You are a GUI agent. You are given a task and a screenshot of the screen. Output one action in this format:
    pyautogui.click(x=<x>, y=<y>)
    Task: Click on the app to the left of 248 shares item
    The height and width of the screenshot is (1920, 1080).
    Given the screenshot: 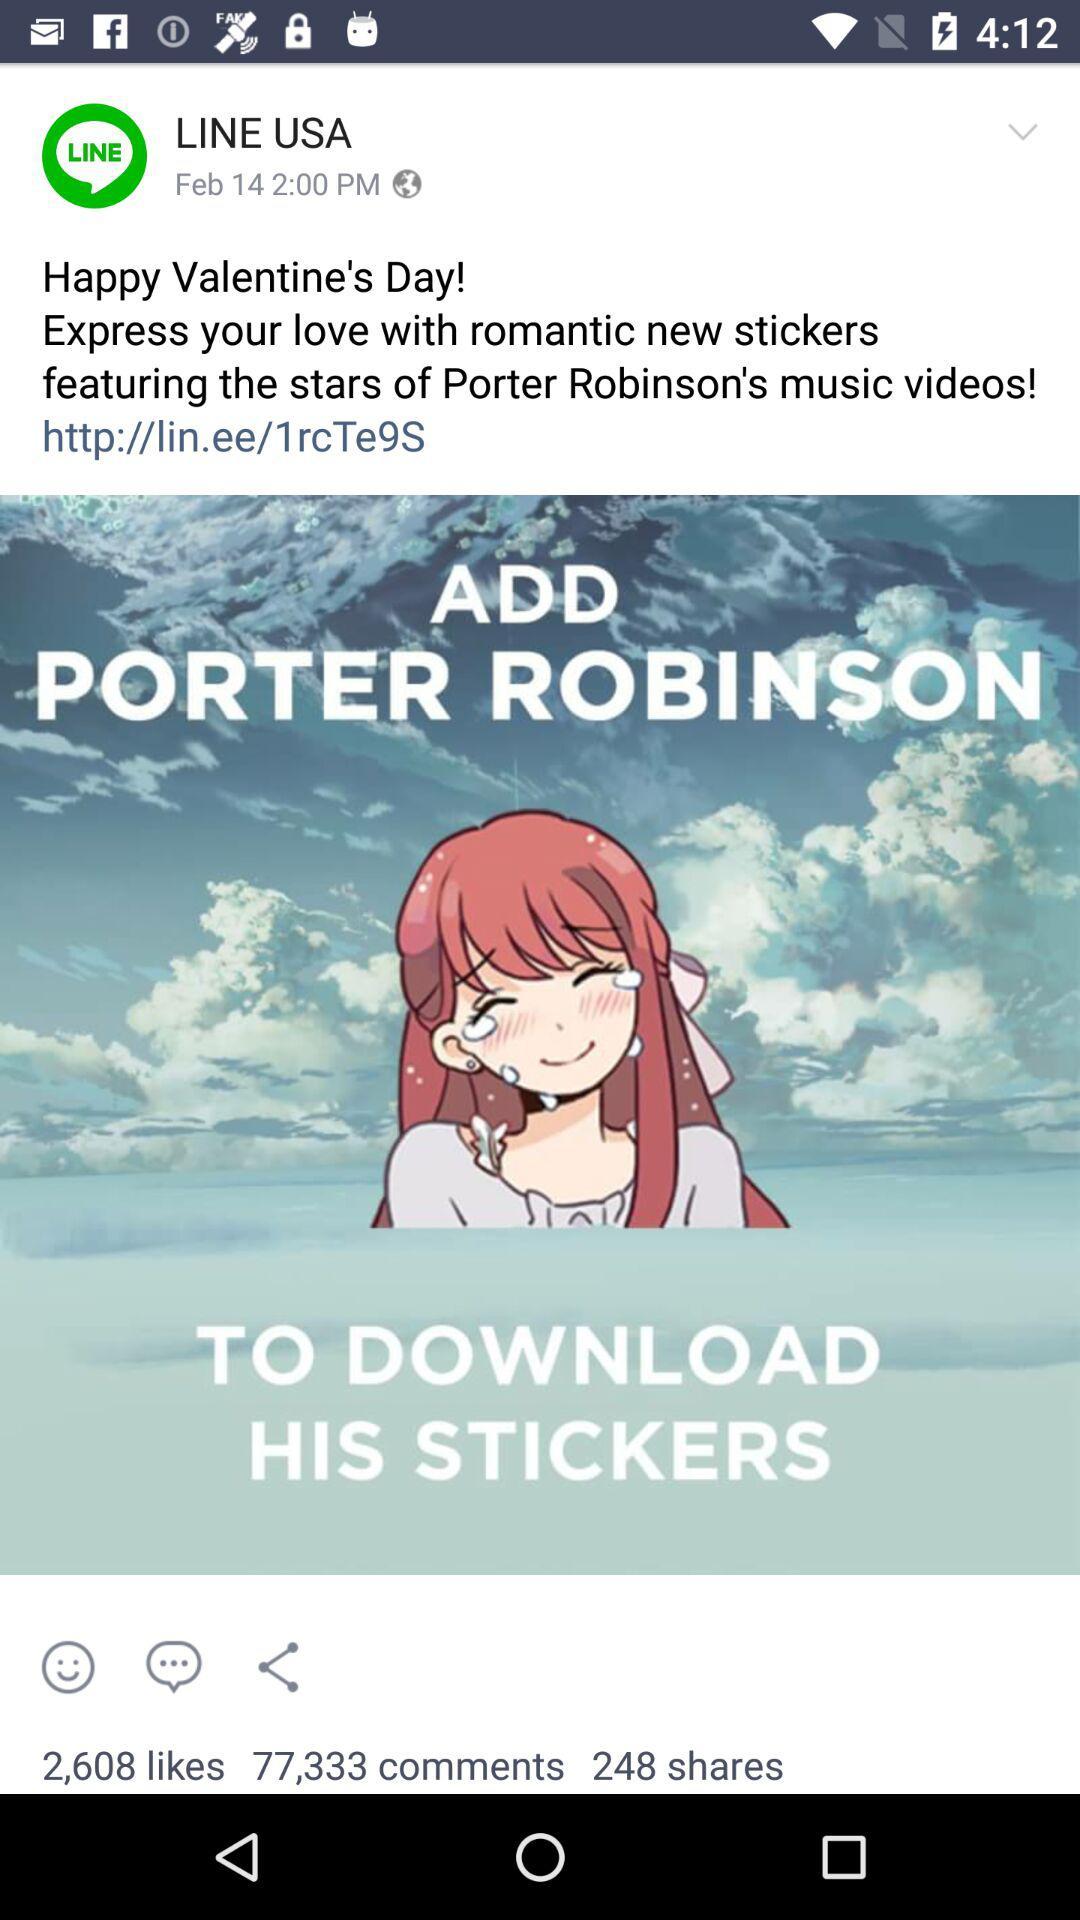 What is the action you would take?
    pyautogui.click(x=407, y=1766)
    